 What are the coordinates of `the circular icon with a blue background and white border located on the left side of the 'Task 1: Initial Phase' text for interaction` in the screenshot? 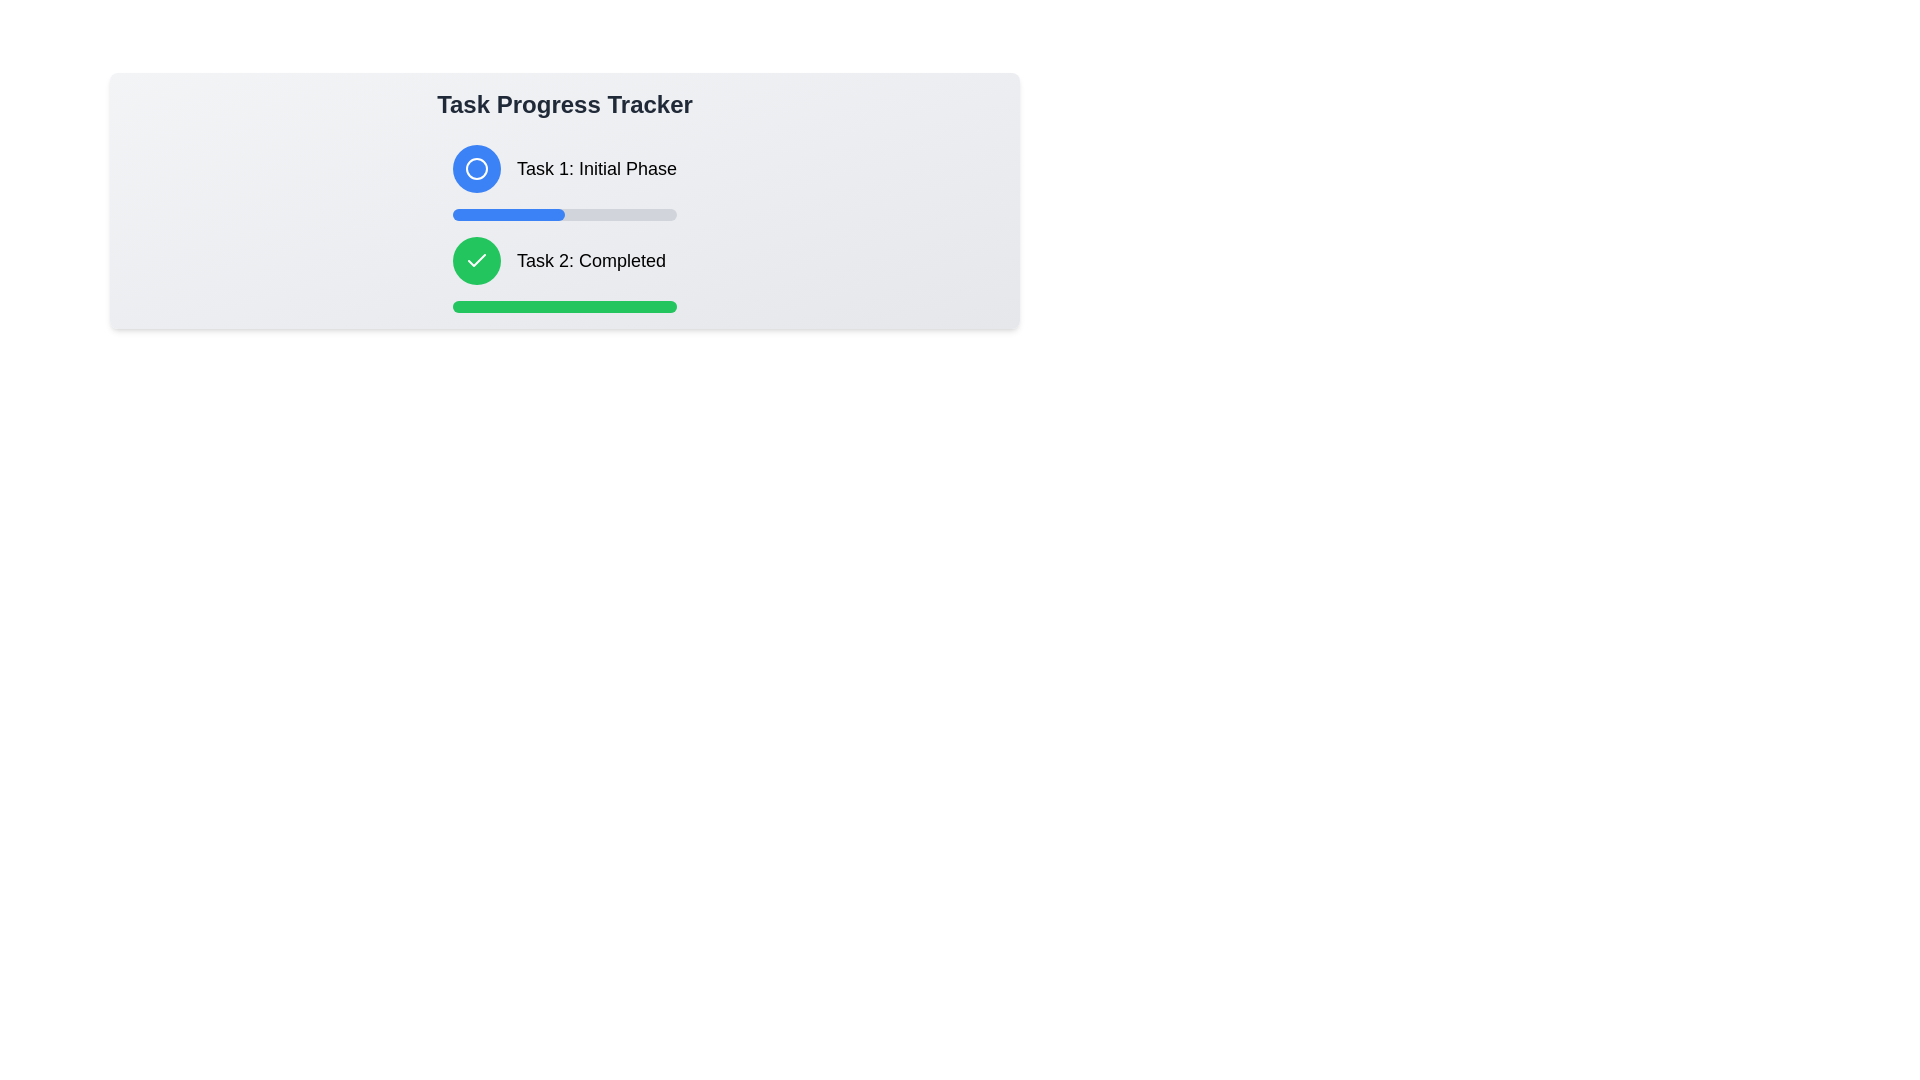 It's located at (475, 168).